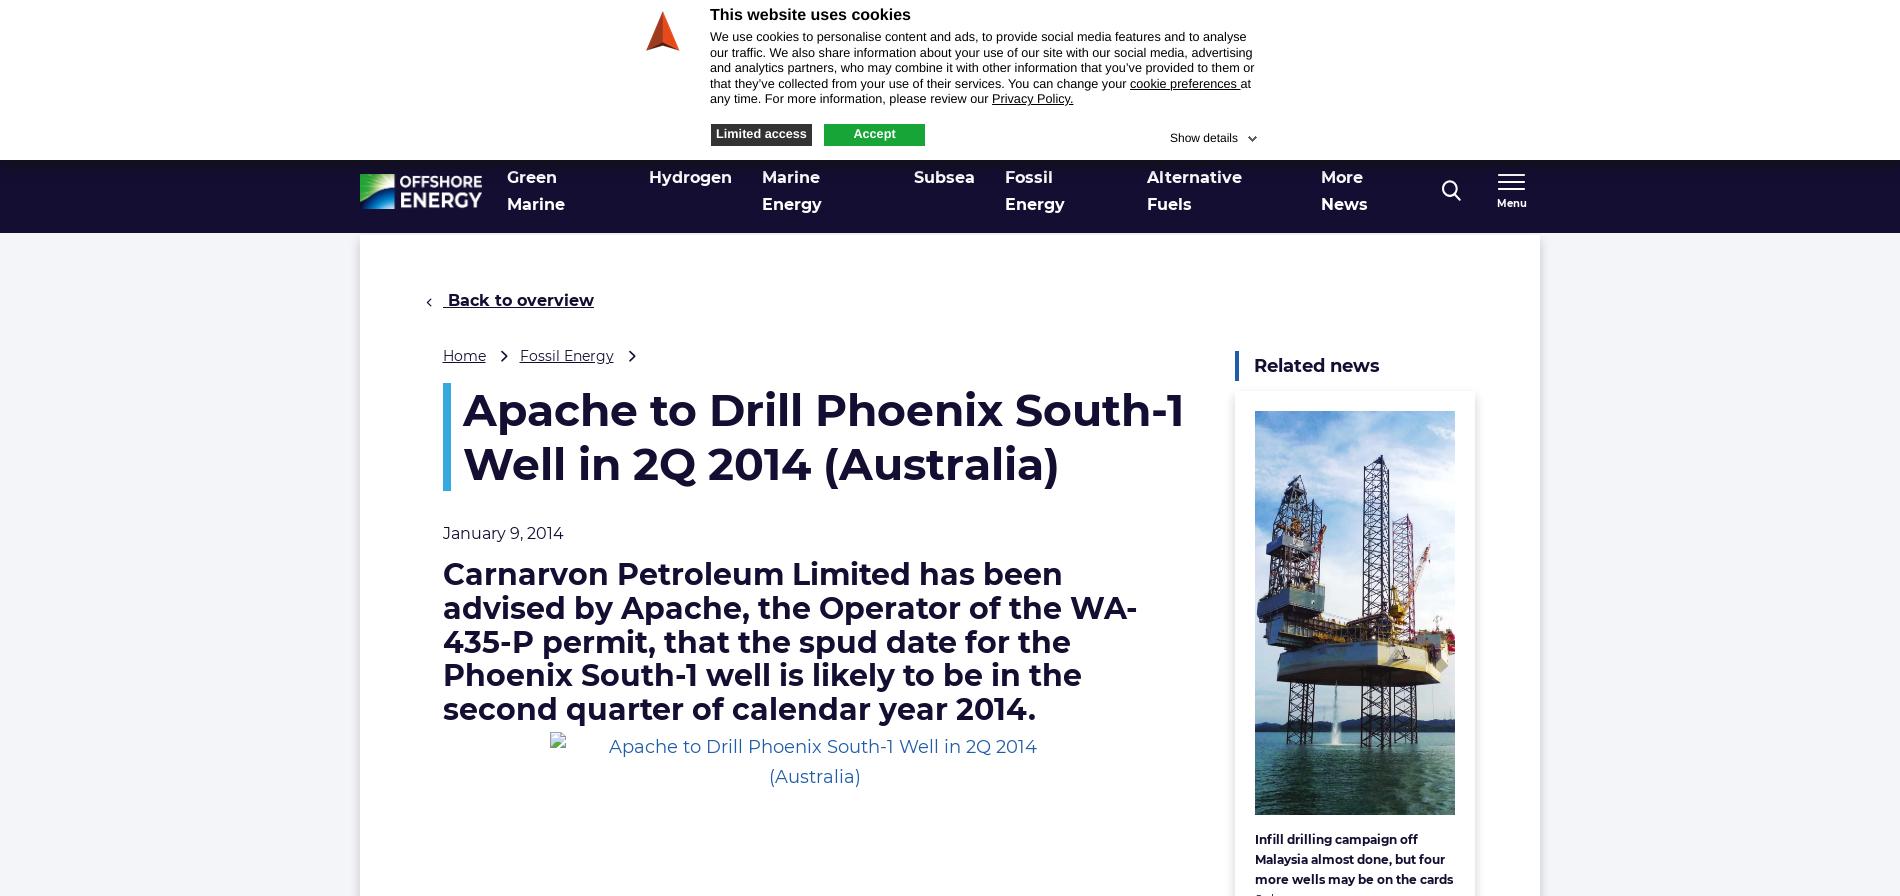 The width and height of the screenshot is (1900, 896). Describe the element at coordinates (1352, 858) in the screenshot. I see `'Infill drilling campaign off Malaysia almost done, but four more wells may be on the cards'` at that location.